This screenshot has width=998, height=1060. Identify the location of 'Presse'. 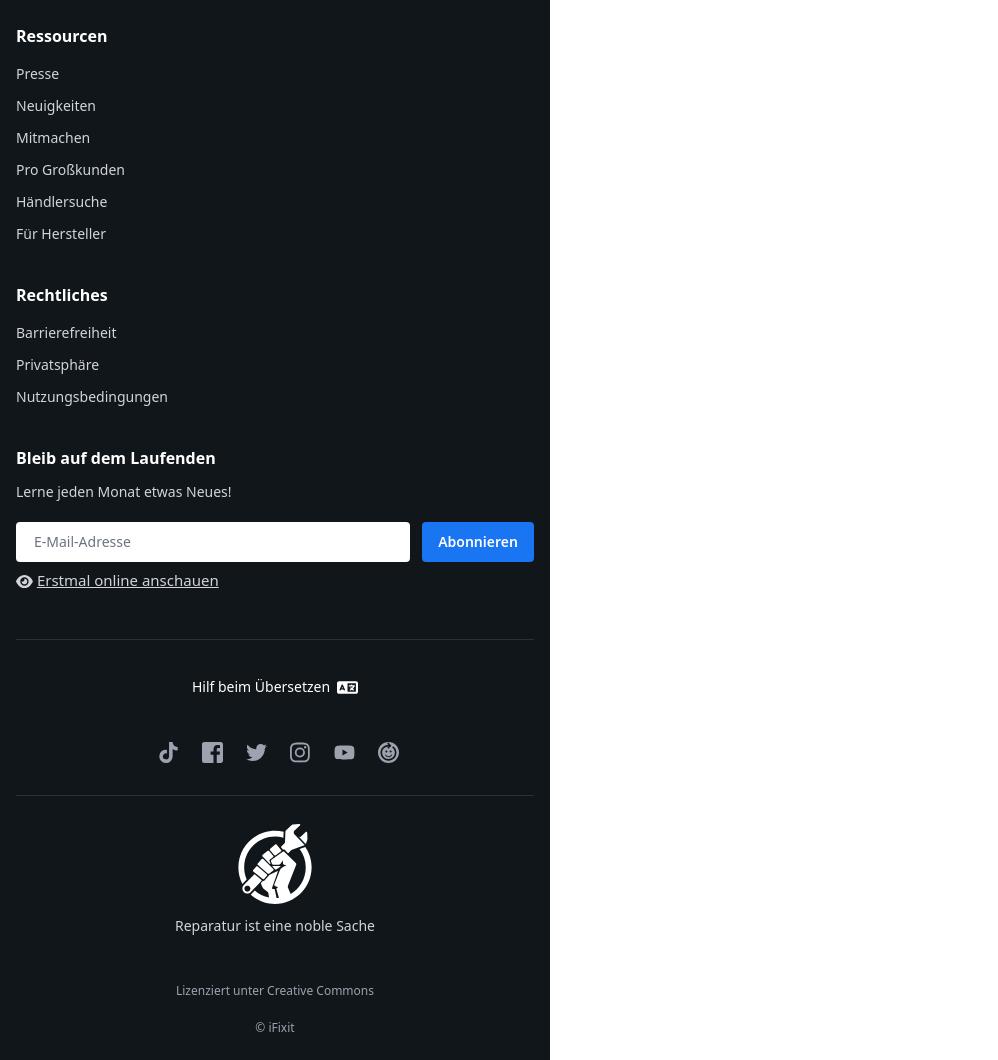
(15, 73).